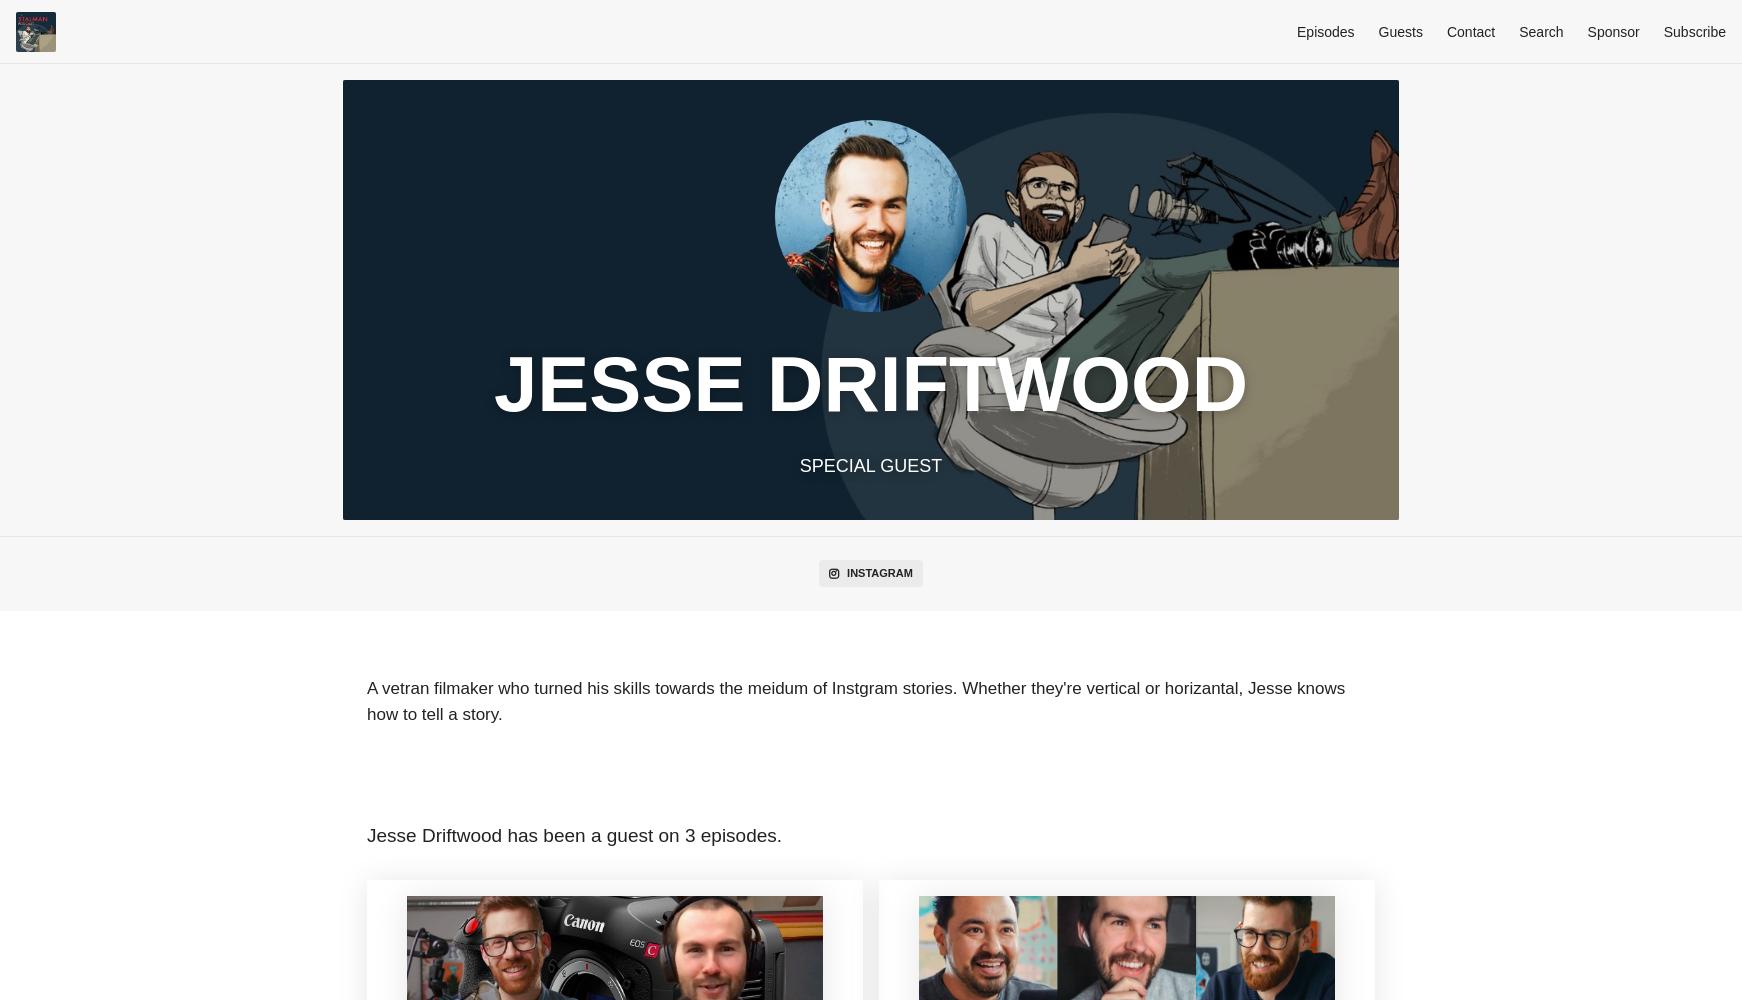 The width and height of the screenshot is (1742, 1000). I want to click on 'Jesse Driftwood', so click(870, 384).